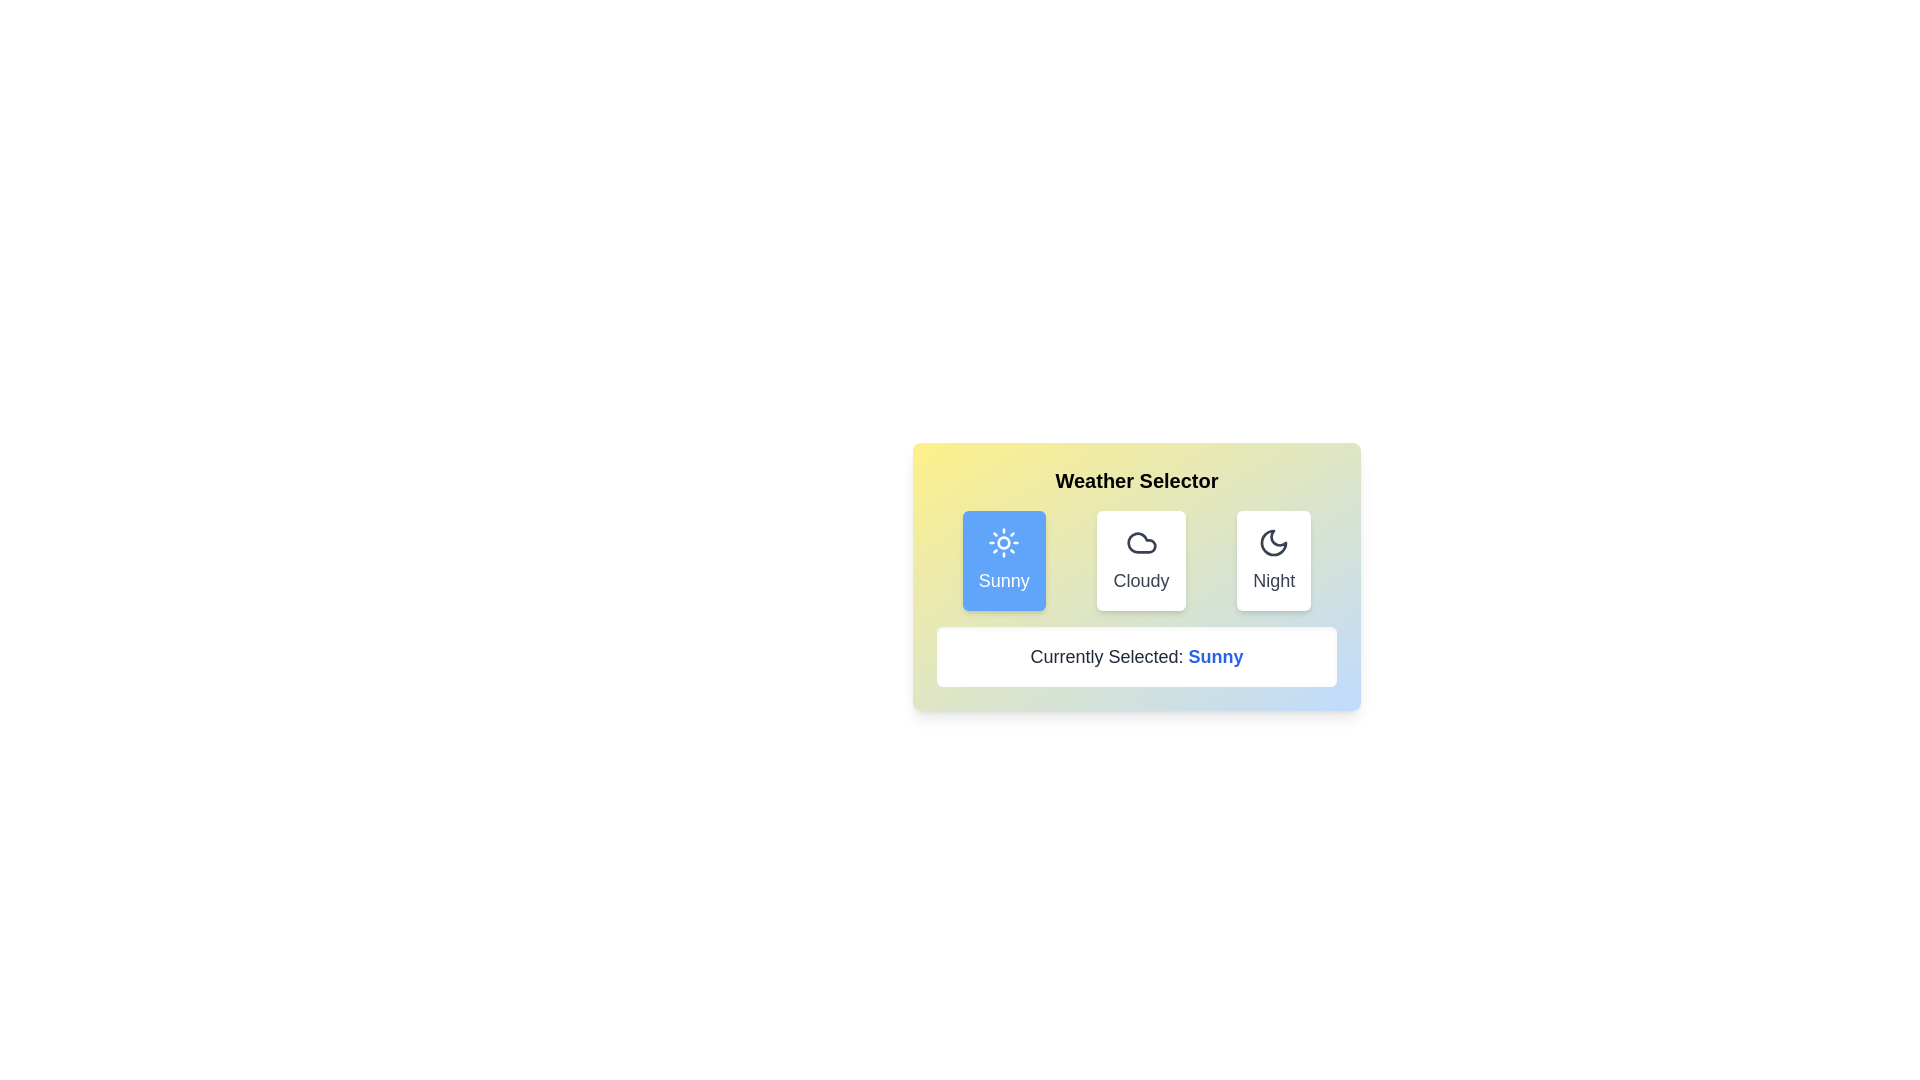 The height and width of the screenshot is (1080, 1920). Describe the element at coordinates (1141, 560) in the screenshot. I see `the weather option Cloudy to observe its representation` at that location.